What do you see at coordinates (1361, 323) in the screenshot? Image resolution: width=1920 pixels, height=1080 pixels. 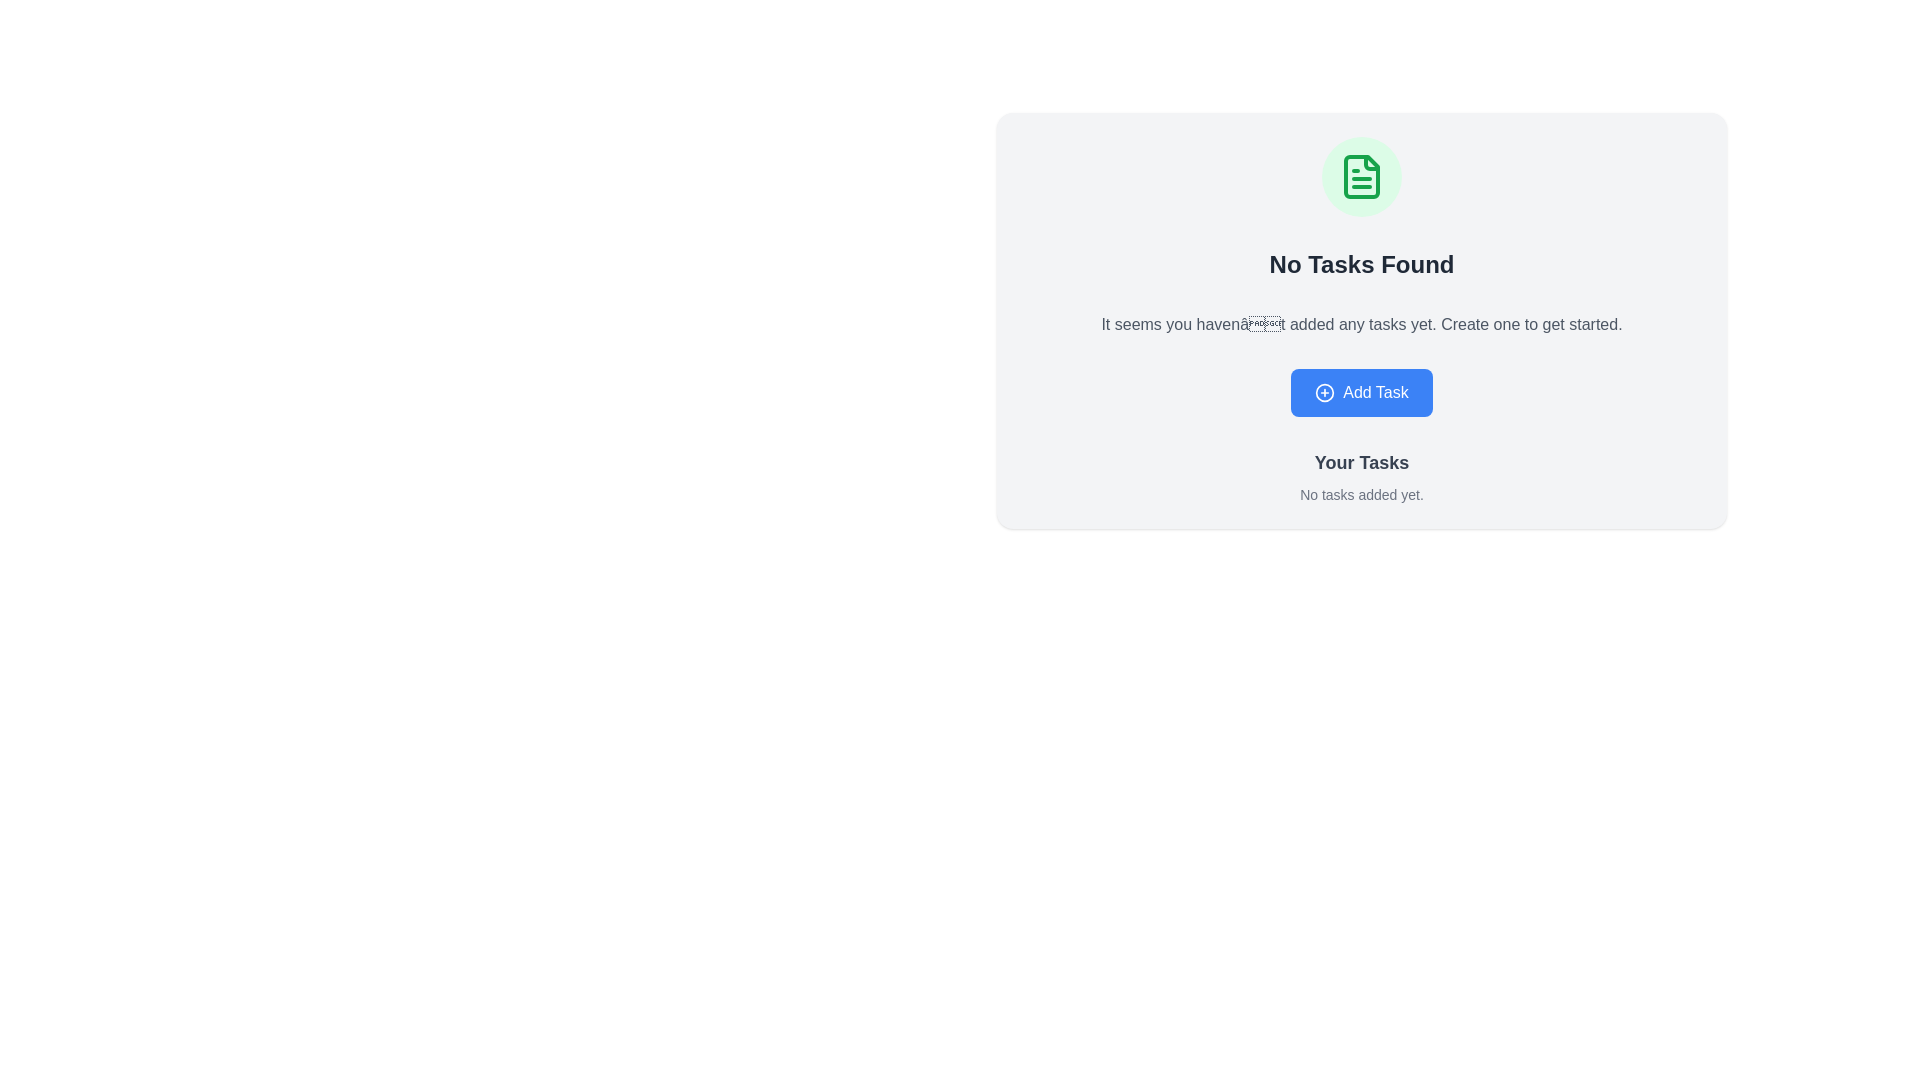 I see `informational text component that displays the message: 'It seems you haven’t added any tasks yet. Create one to get started.' located beneath the 'No Tasks Found' heading` at bounding box center [1361, 323].